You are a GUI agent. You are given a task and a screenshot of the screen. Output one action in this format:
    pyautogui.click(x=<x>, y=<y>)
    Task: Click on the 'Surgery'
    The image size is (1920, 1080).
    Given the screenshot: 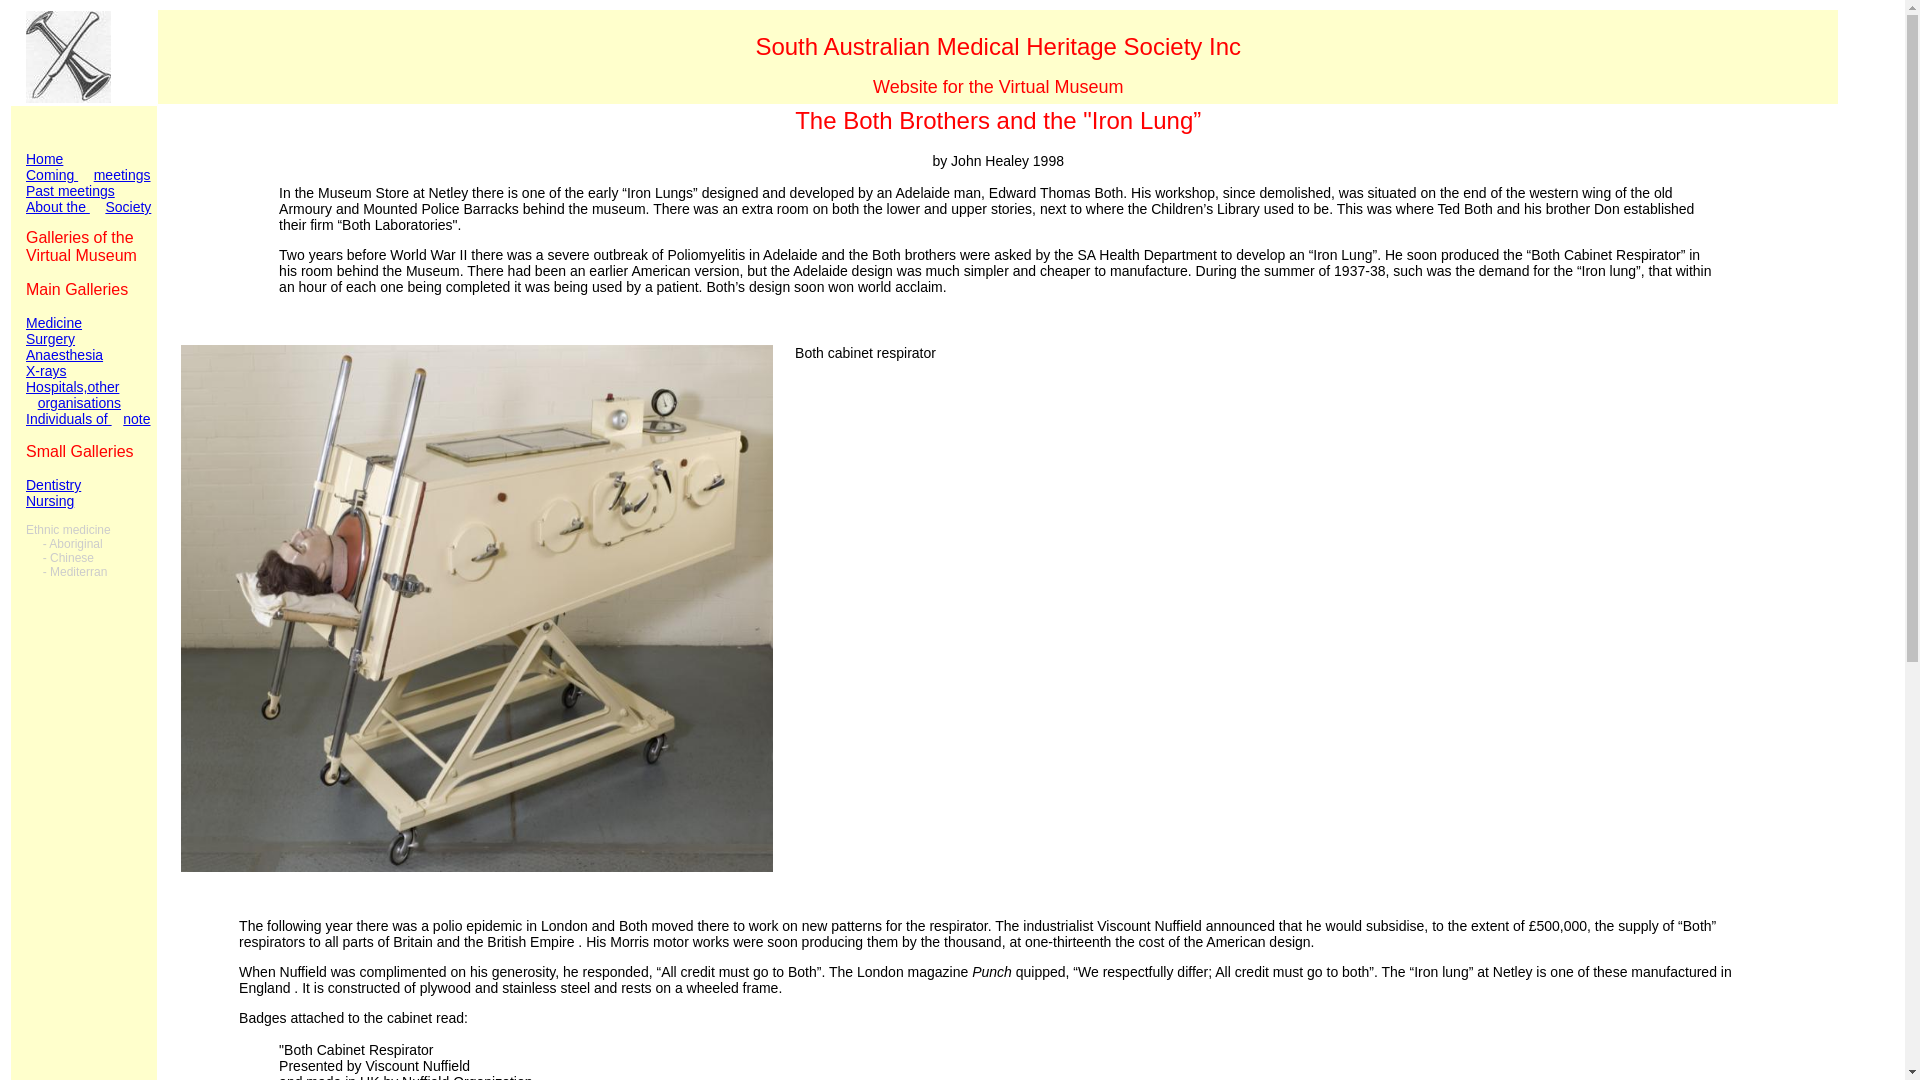 What is the action you would take?
    pyautogui.click(x=25, y=338)
    